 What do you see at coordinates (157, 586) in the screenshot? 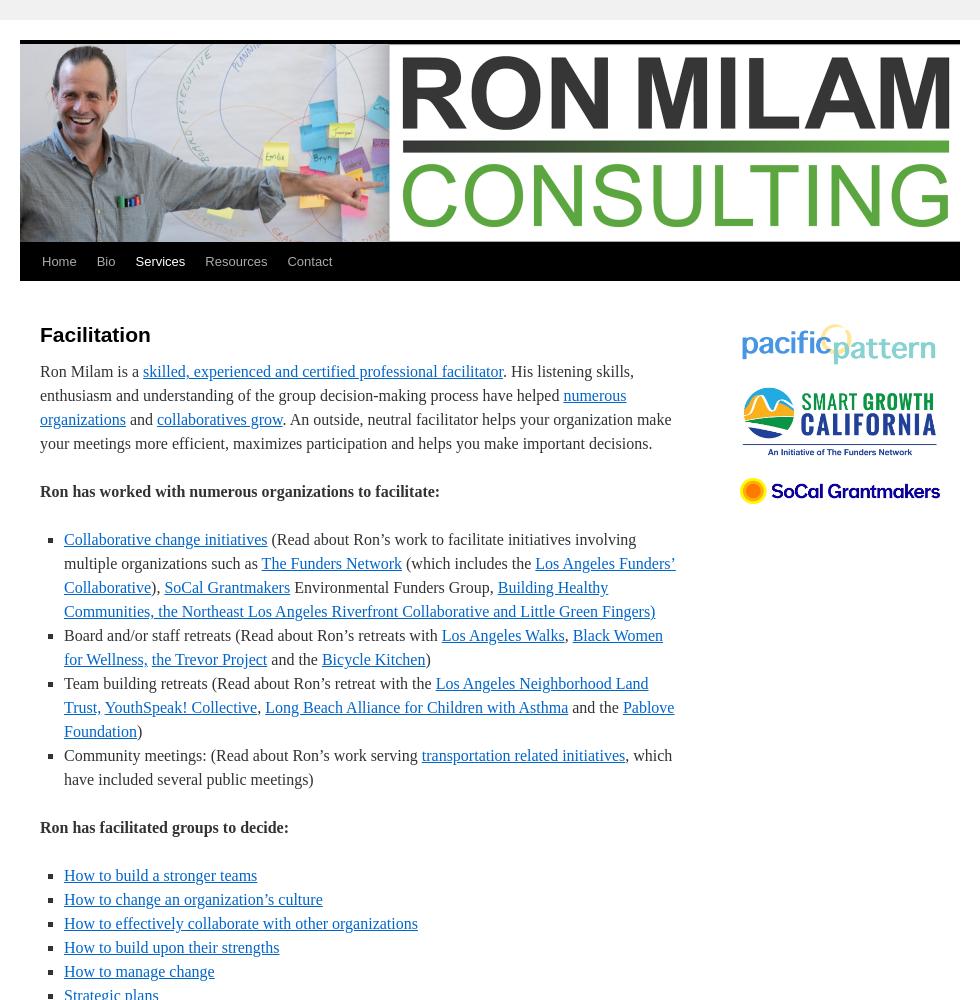
I see `'),'` at bounding box center [157, 586].